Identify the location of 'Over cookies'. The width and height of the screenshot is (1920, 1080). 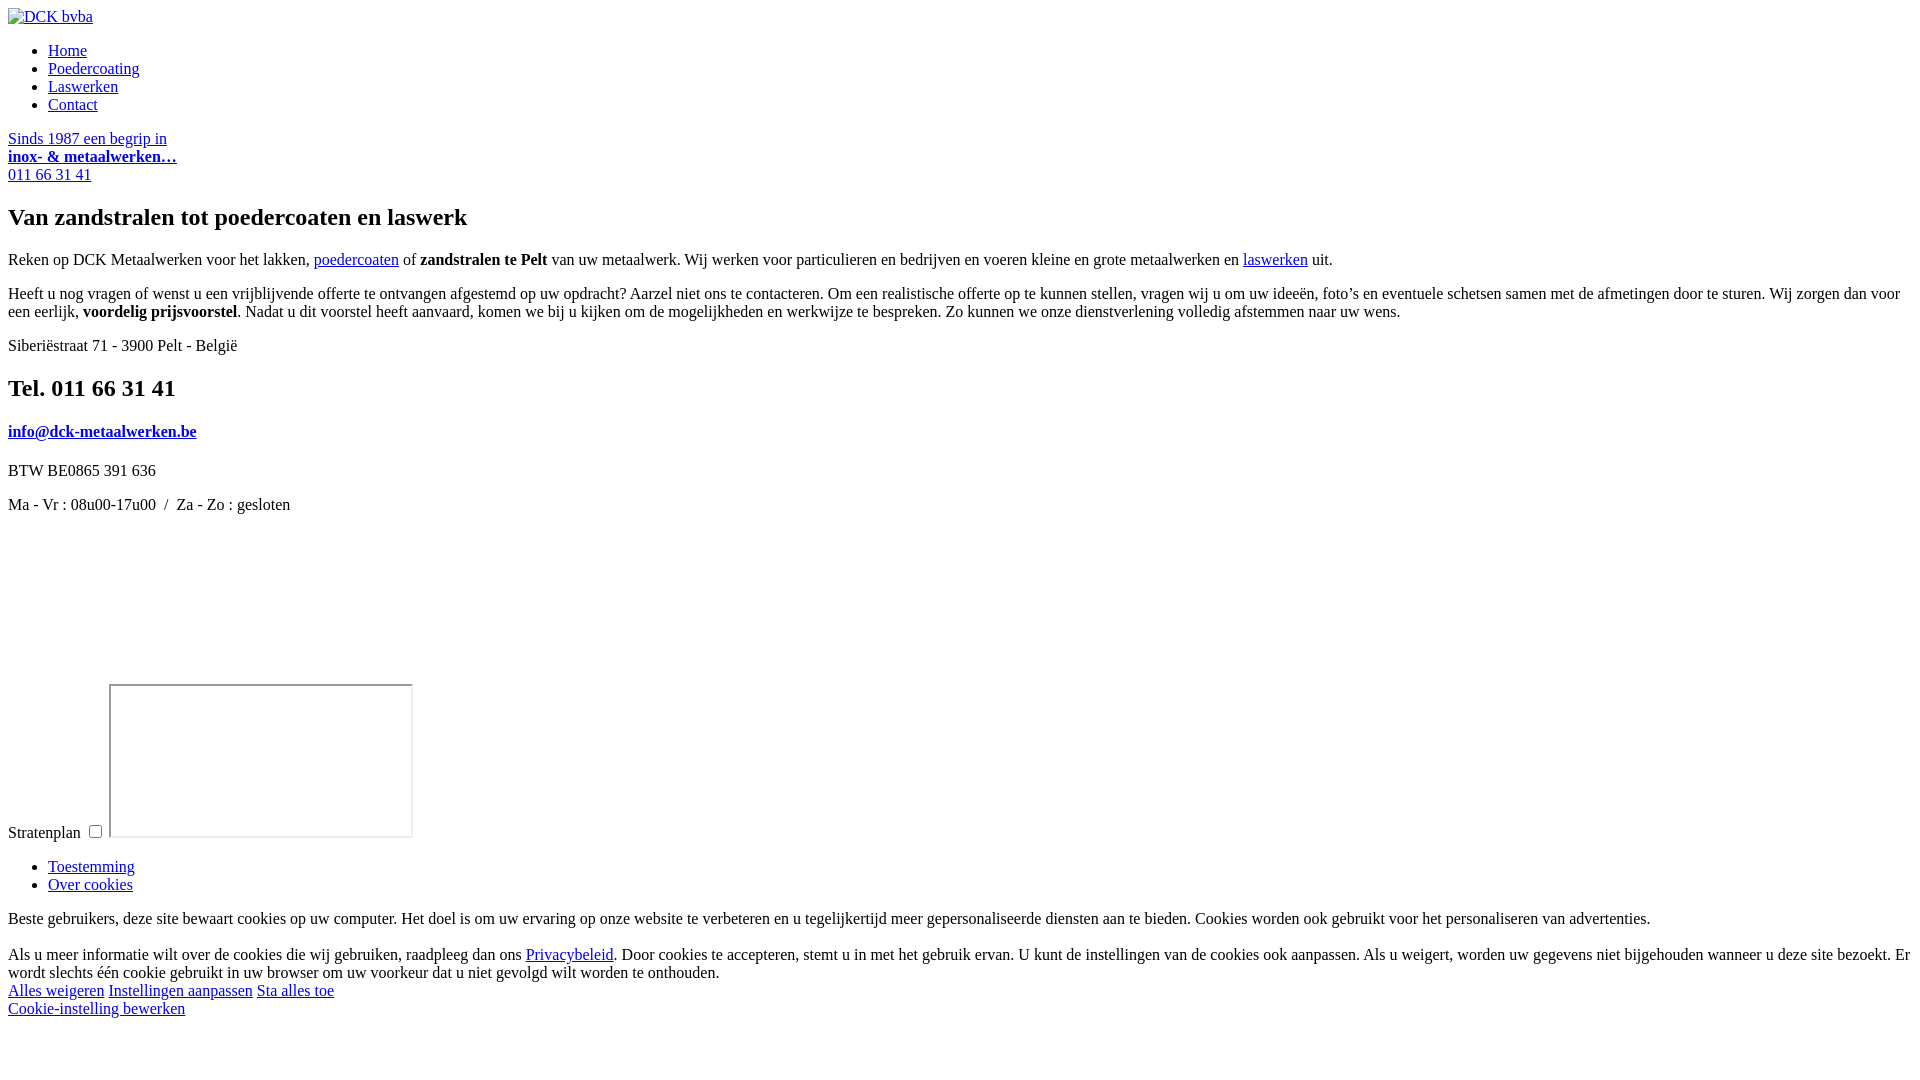
(48, 883).